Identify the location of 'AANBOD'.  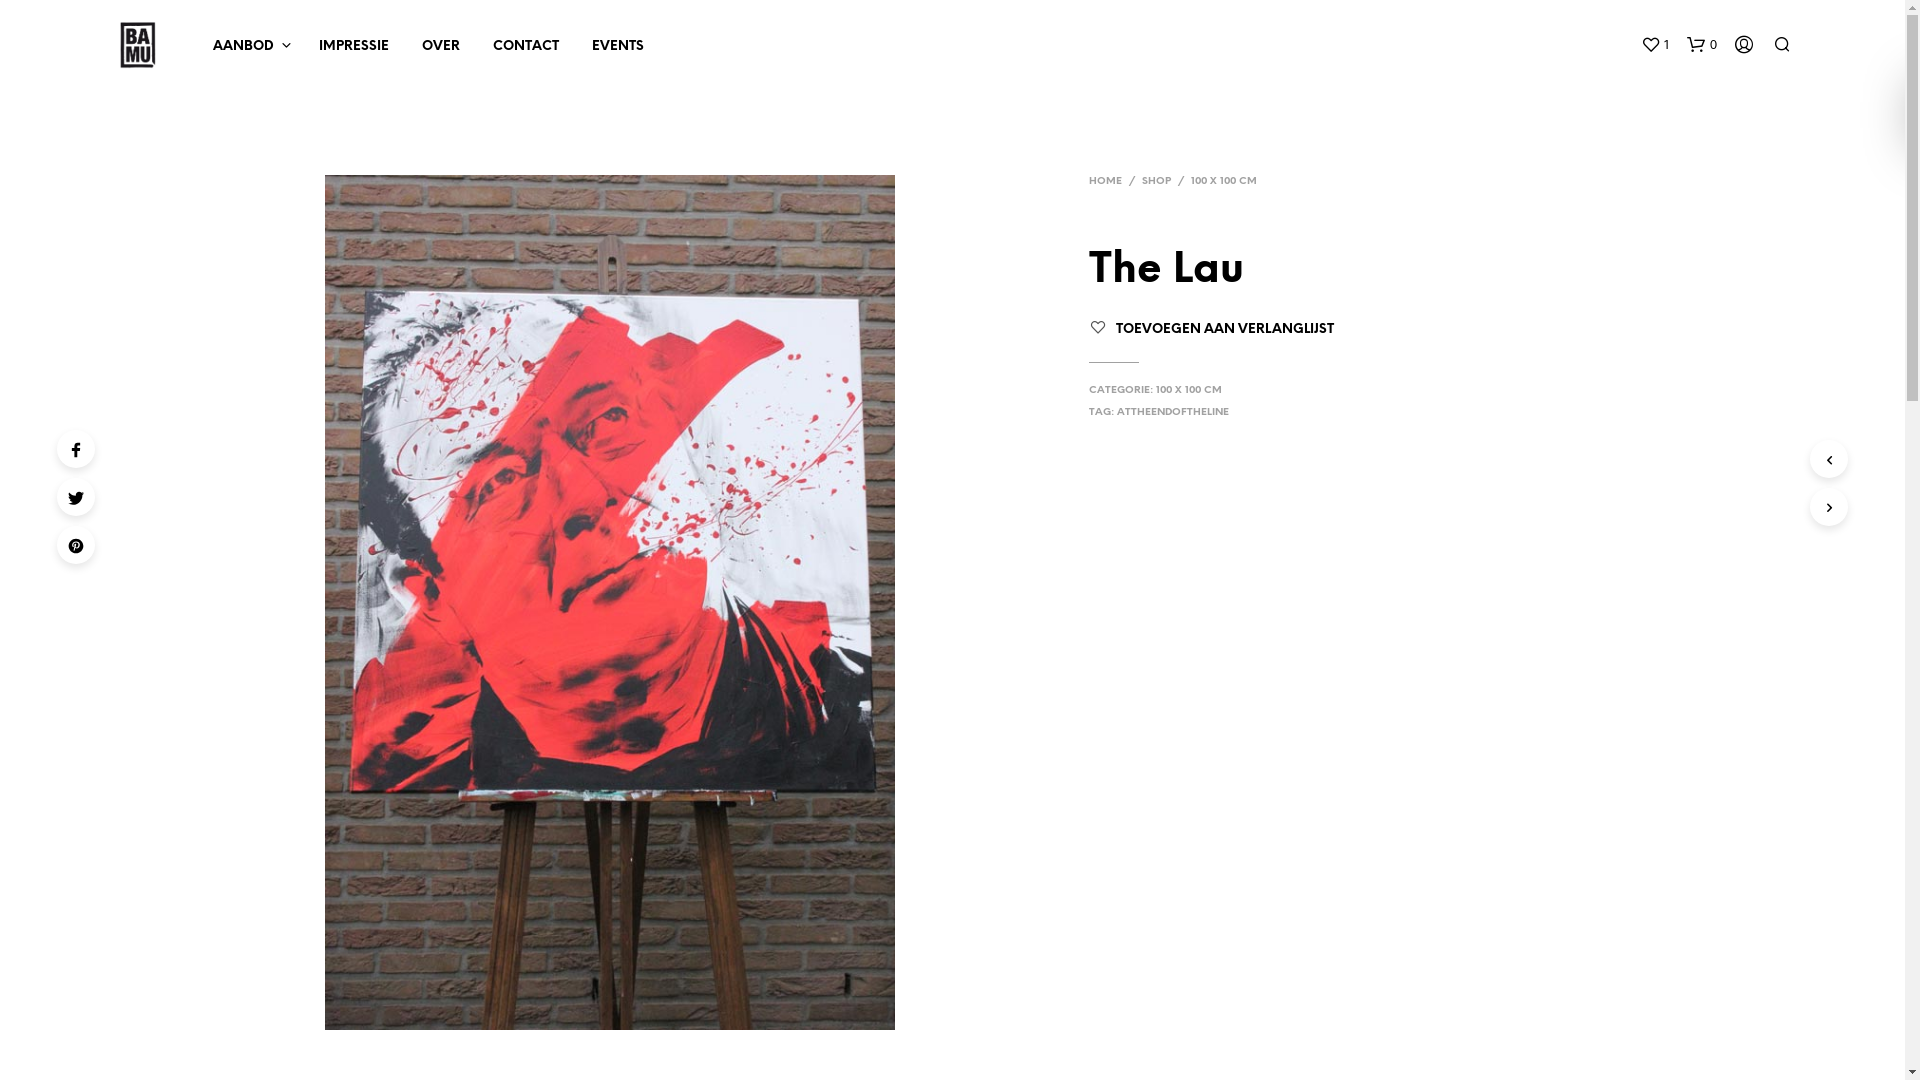
(242, 45).